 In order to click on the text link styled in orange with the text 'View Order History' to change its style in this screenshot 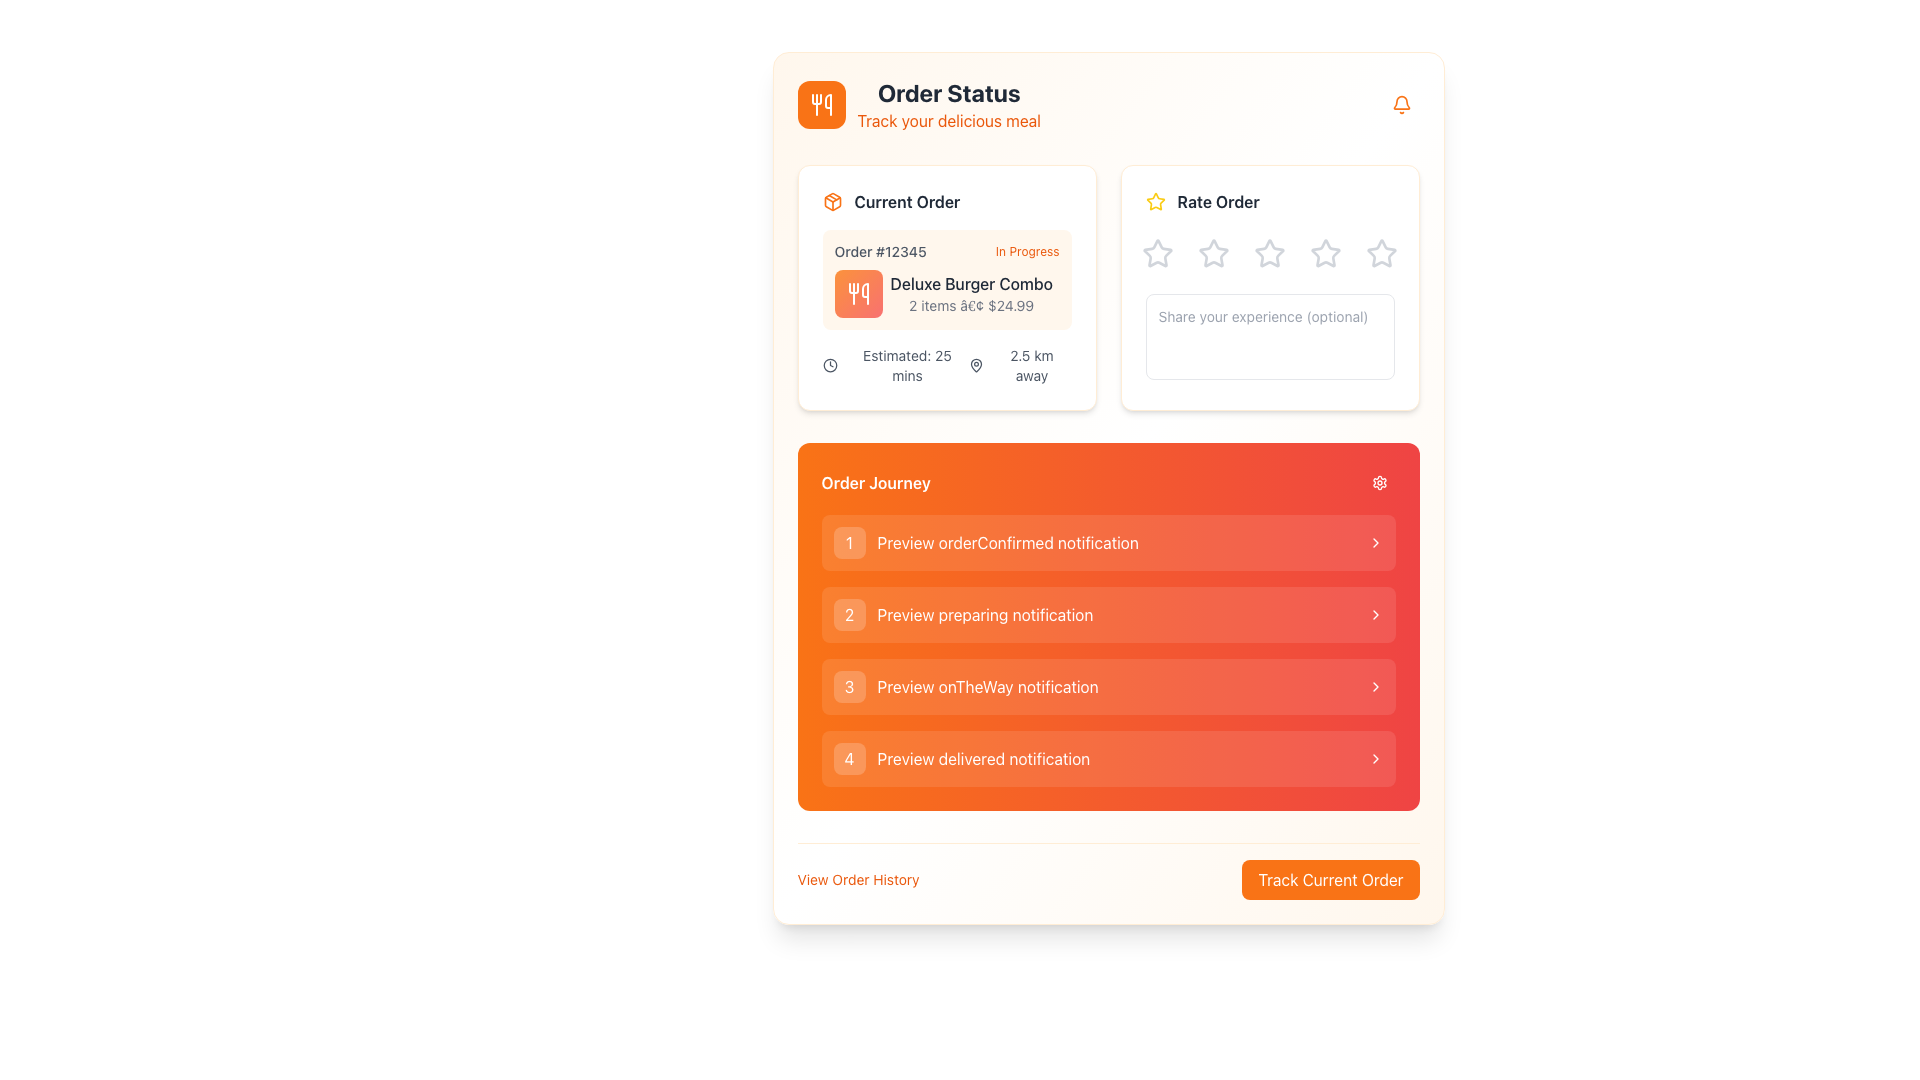, I will do `click(858, 878)`.